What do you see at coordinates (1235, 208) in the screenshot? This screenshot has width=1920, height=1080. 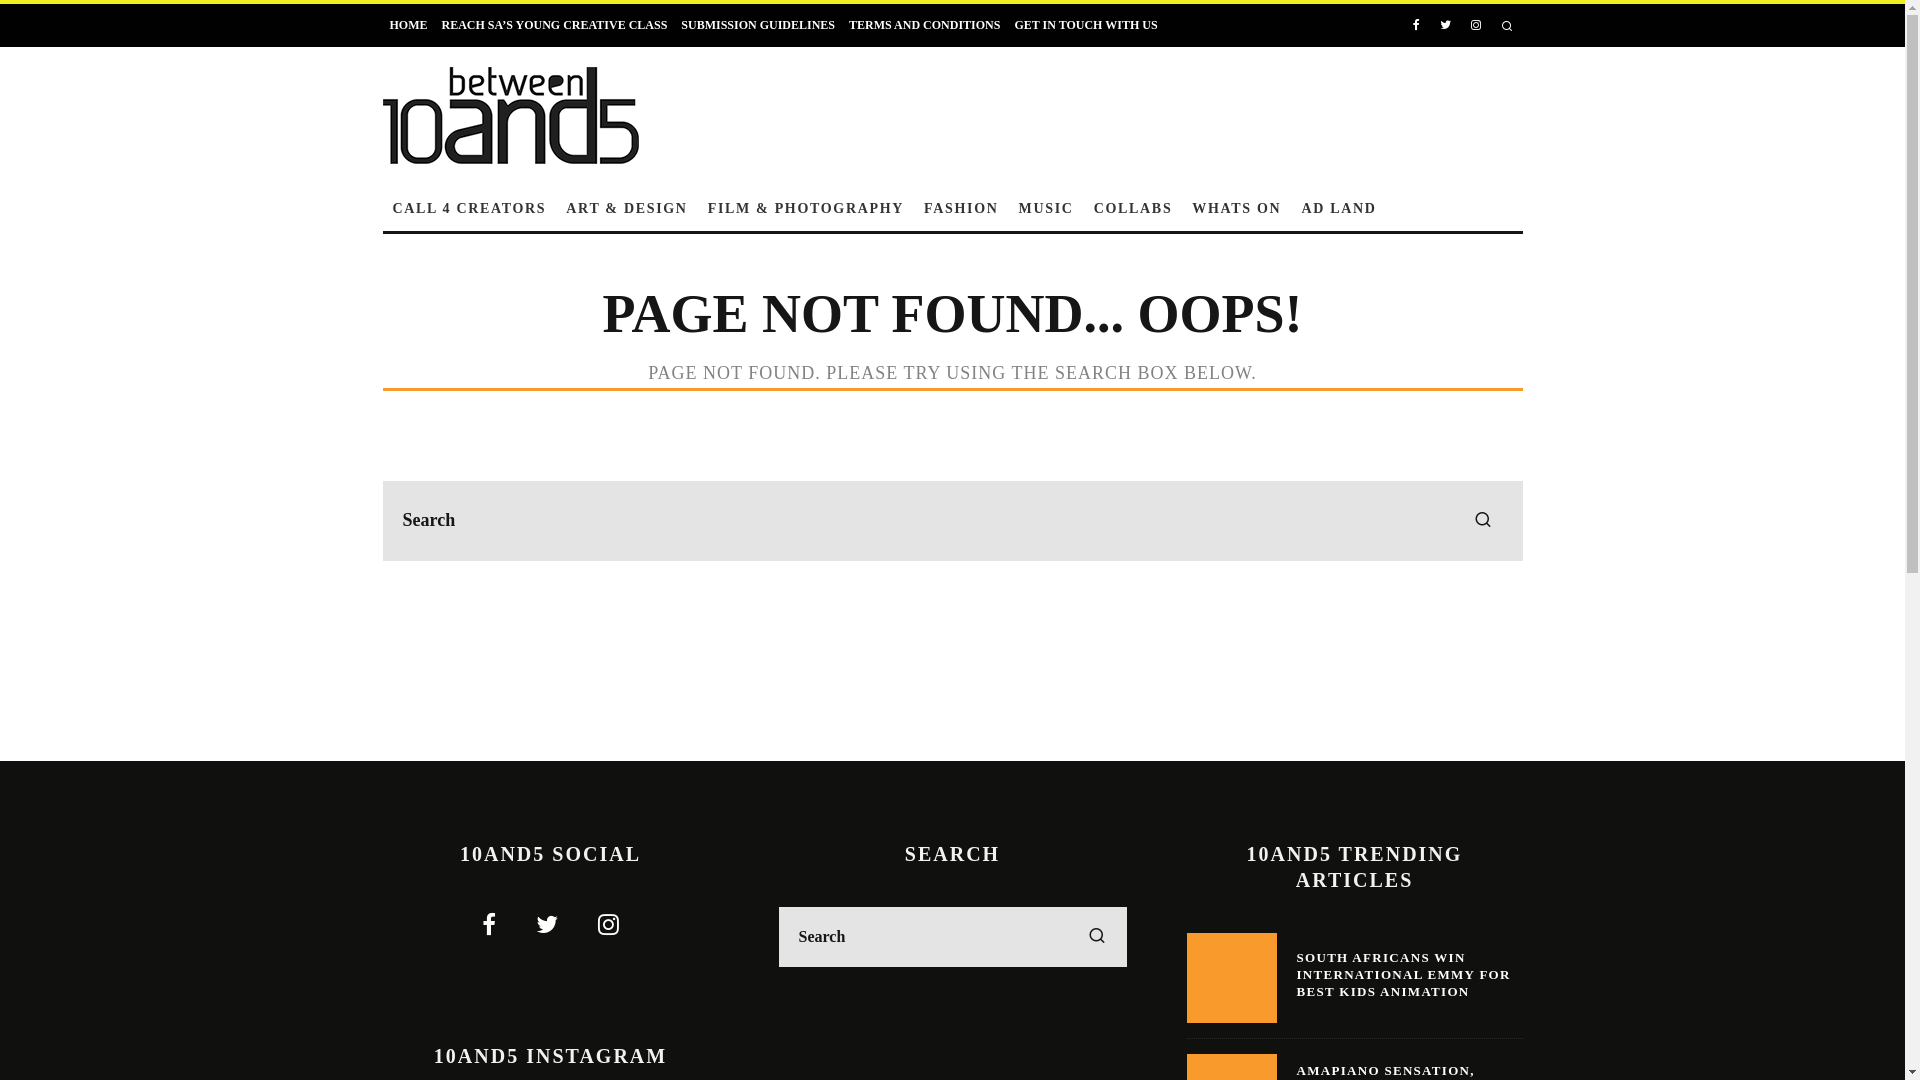 I see `'WHATS ON'` at bounding box center [1235, 208].